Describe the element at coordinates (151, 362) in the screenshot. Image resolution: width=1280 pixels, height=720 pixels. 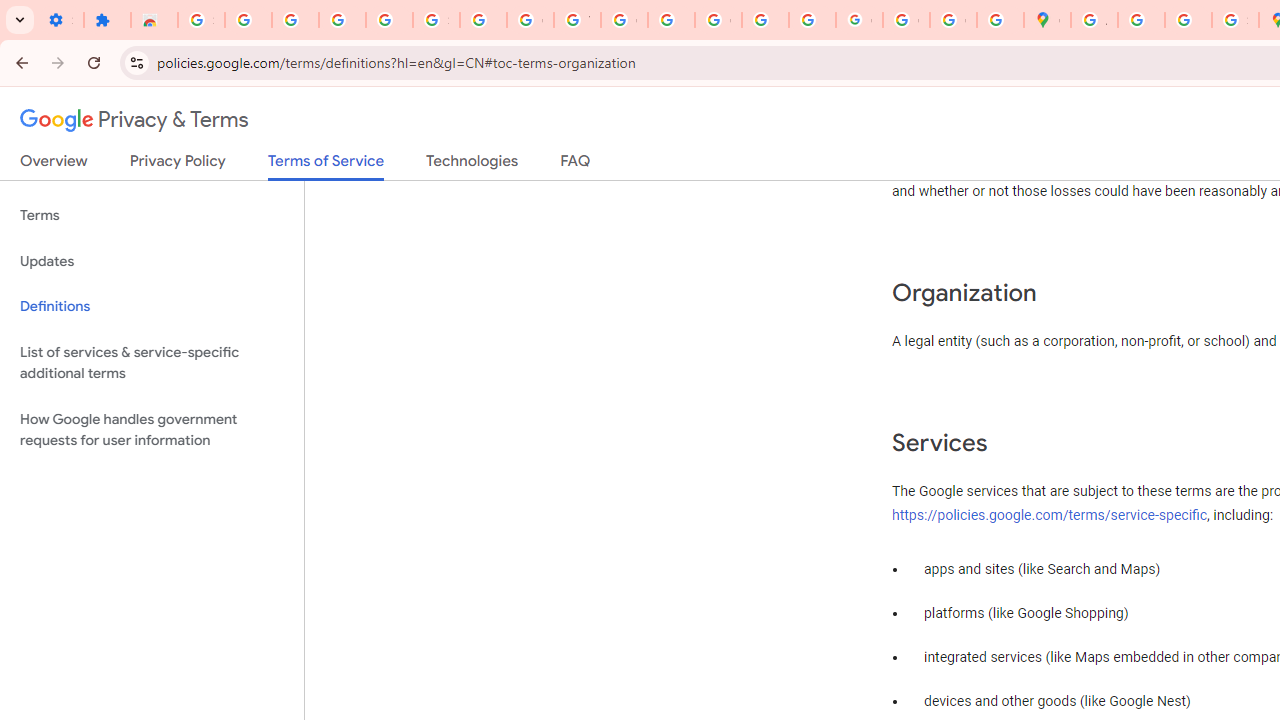
I see `'List of services & service-specific additional terms'` at that location.